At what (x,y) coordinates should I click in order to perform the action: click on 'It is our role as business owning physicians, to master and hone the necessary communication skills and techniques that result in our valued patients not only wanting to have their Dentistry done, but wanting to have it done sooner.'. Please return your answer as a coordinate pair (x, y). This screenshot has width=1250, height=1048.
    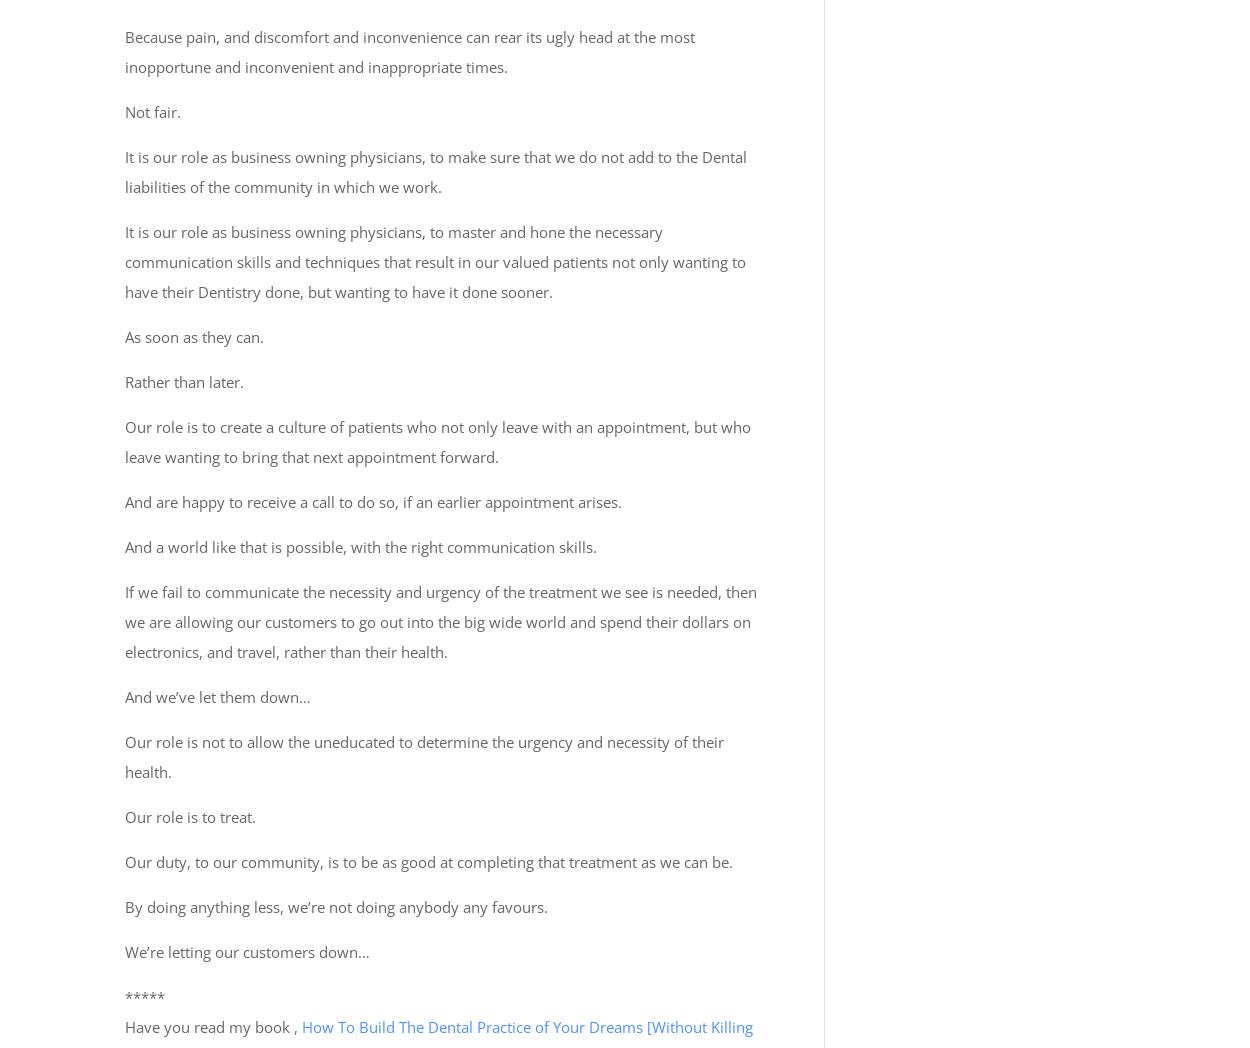
    Looking at the image, I should click on (435, 262).